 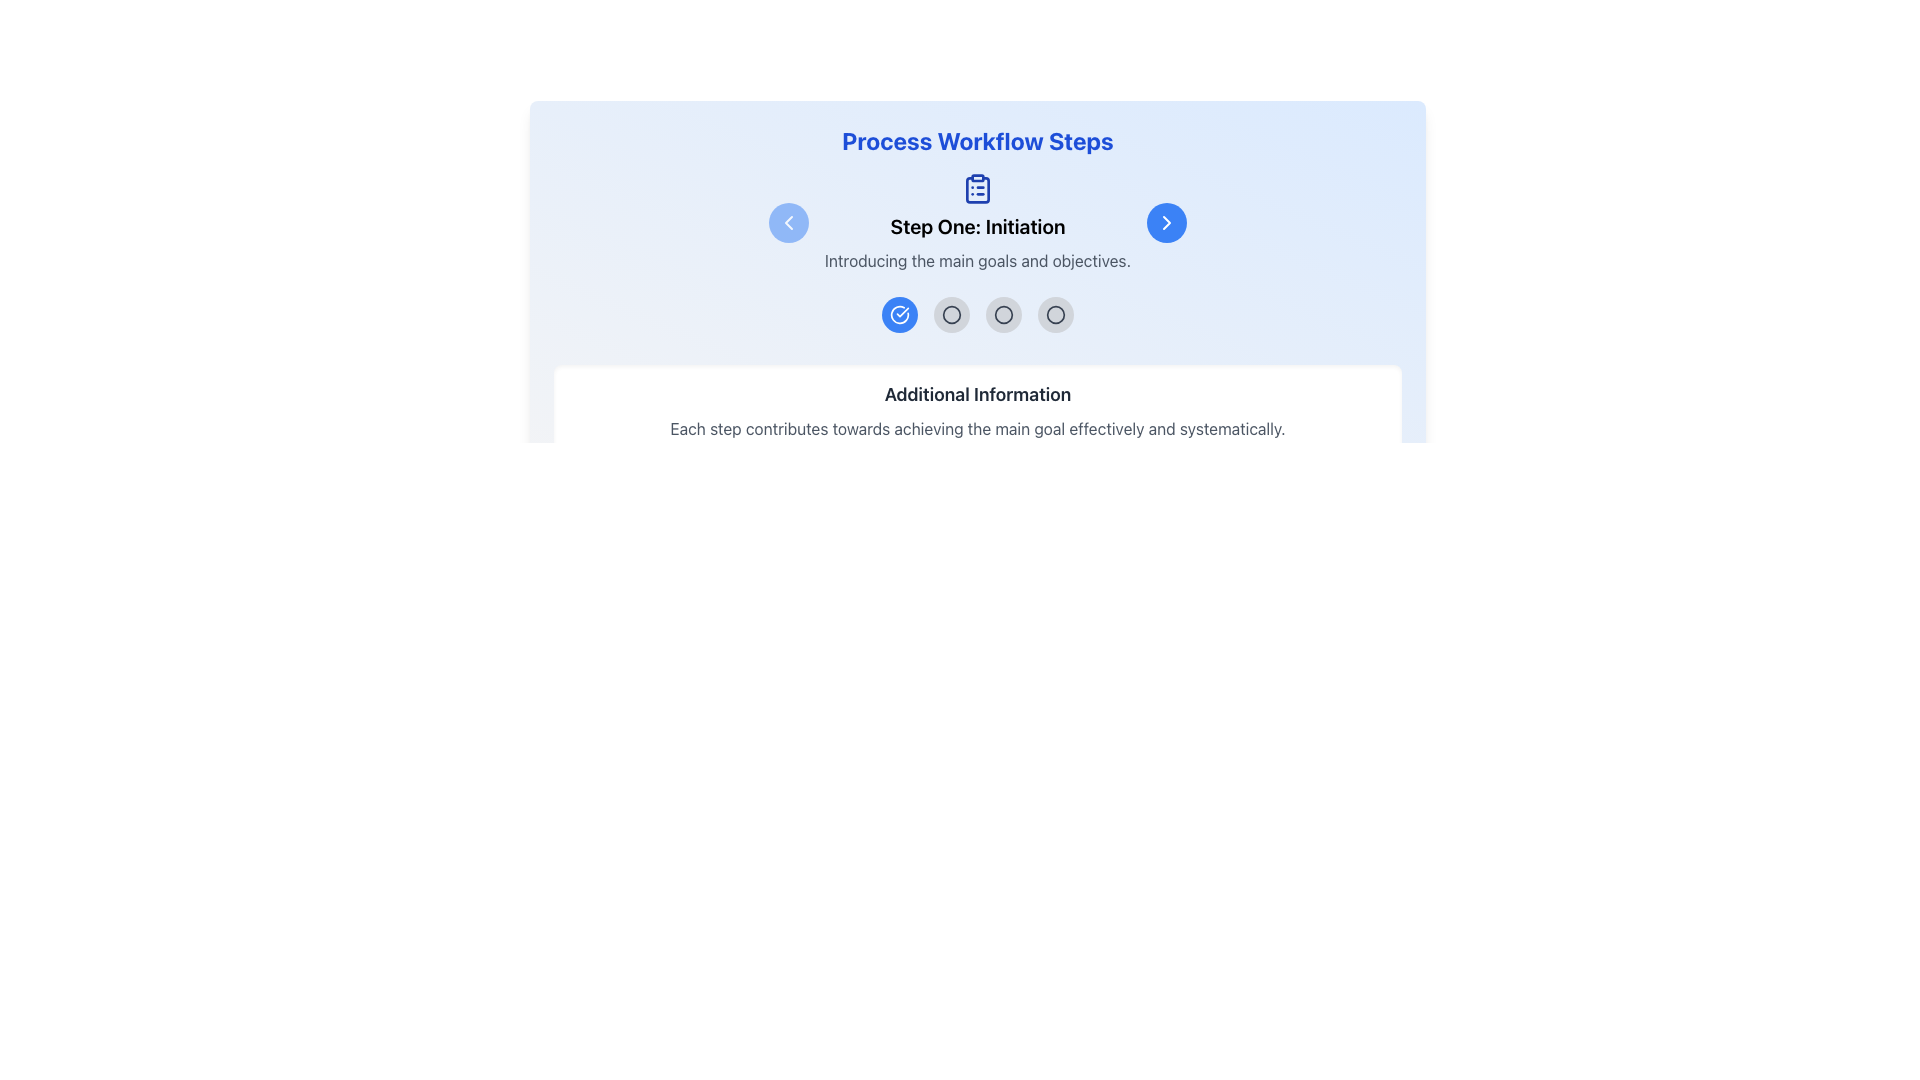 I want to click on the fourth circular graphic indicator in the 'Process Workflow Steps' section of the interface, so click(x=1055, y=315).